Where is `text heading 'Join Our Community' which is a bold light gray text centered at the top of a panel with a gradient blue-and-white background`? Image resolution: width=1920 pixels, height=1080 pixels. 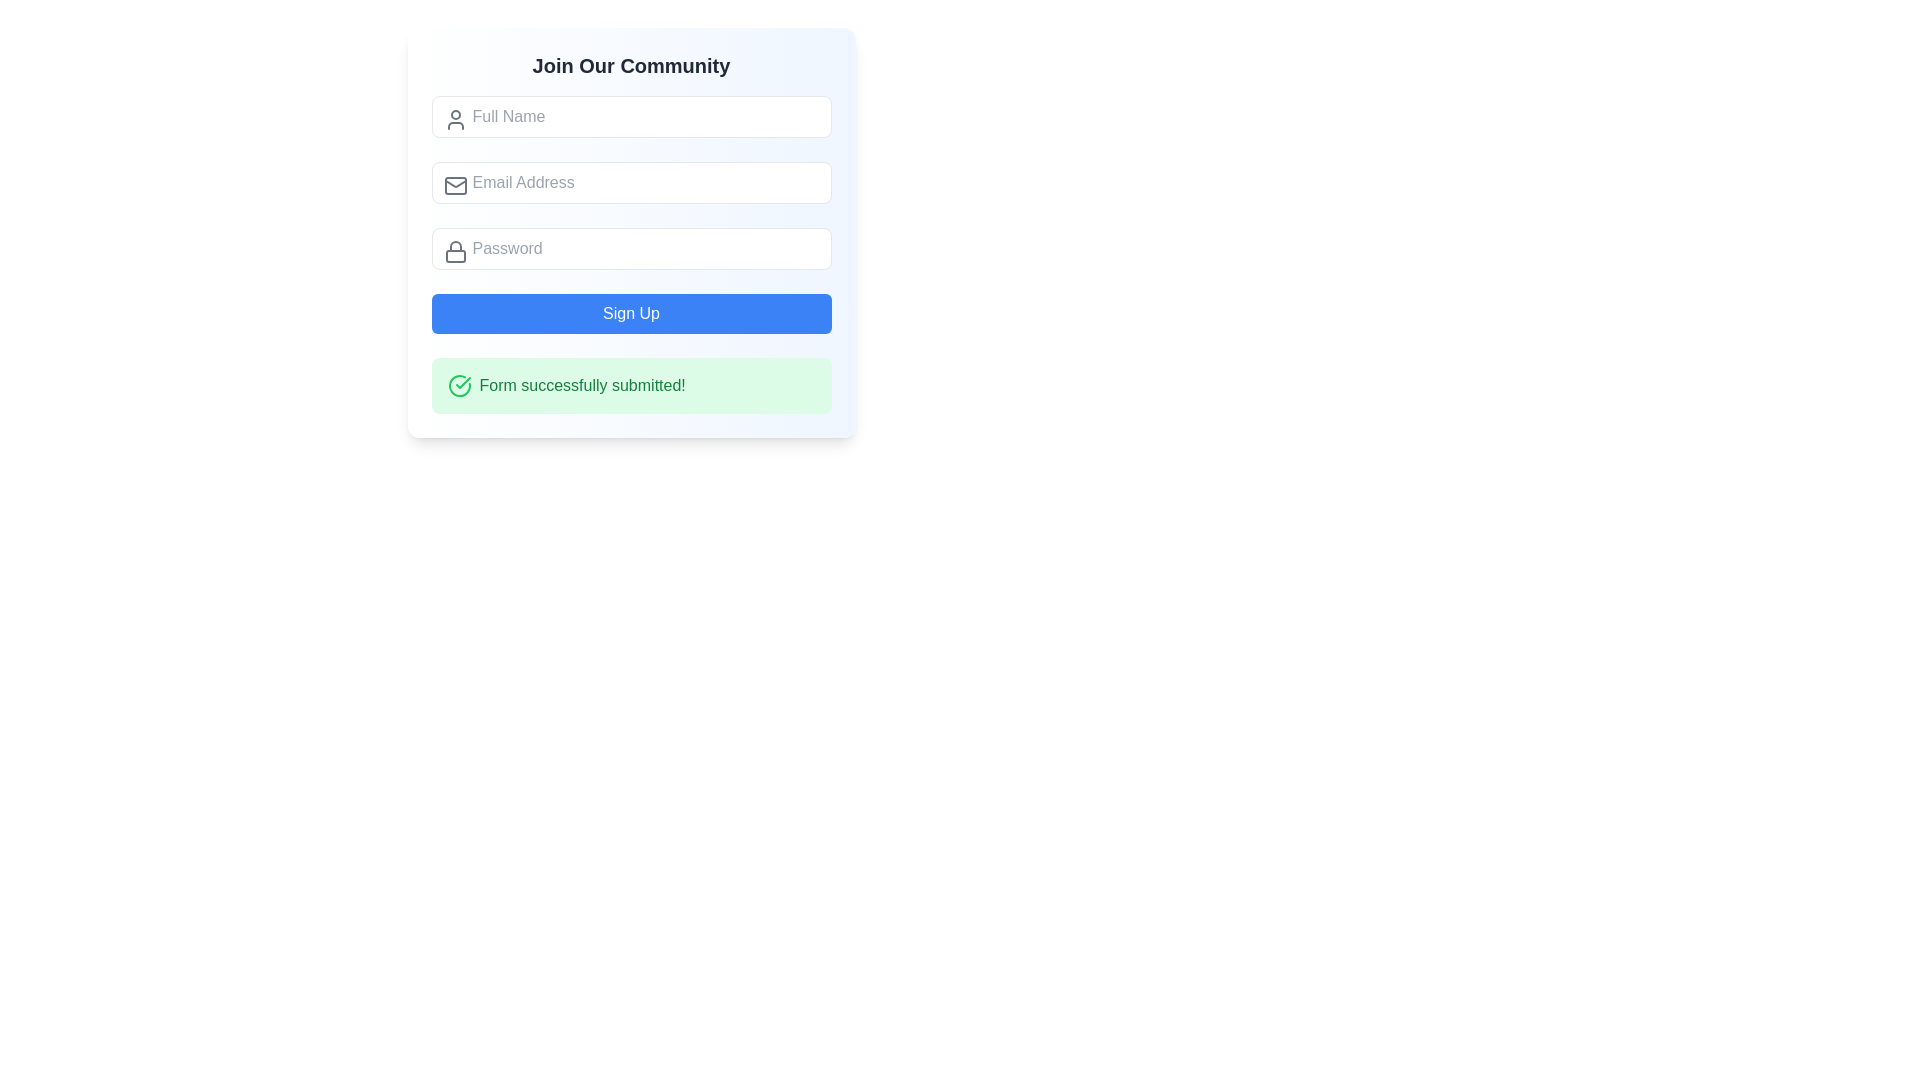
text heading 'Join Our Community' which is a bold light gray text centered at the top of a panel with a gradient blue-and-white background is located at coordinates (630, 64).